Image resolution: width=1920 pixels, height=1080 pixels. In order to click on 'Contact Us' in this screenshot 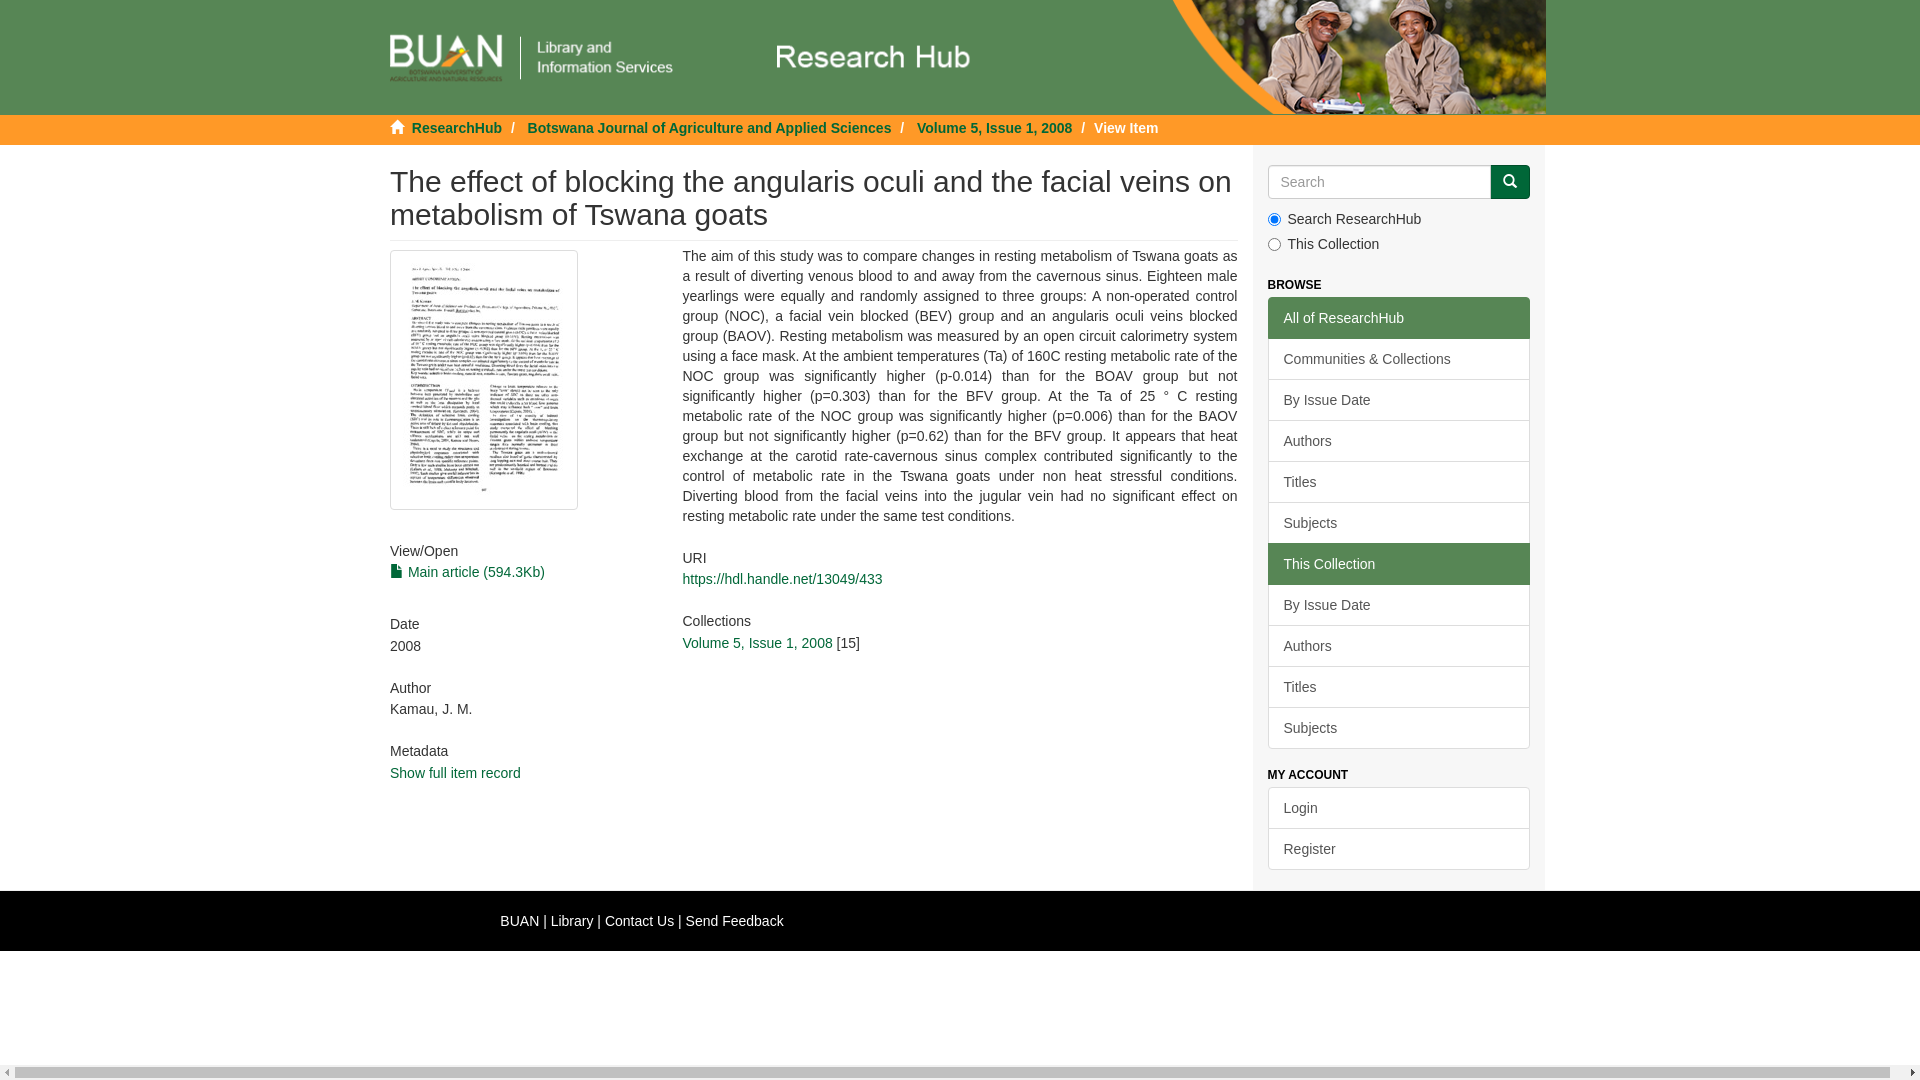, I will do `click(638, 921)`.